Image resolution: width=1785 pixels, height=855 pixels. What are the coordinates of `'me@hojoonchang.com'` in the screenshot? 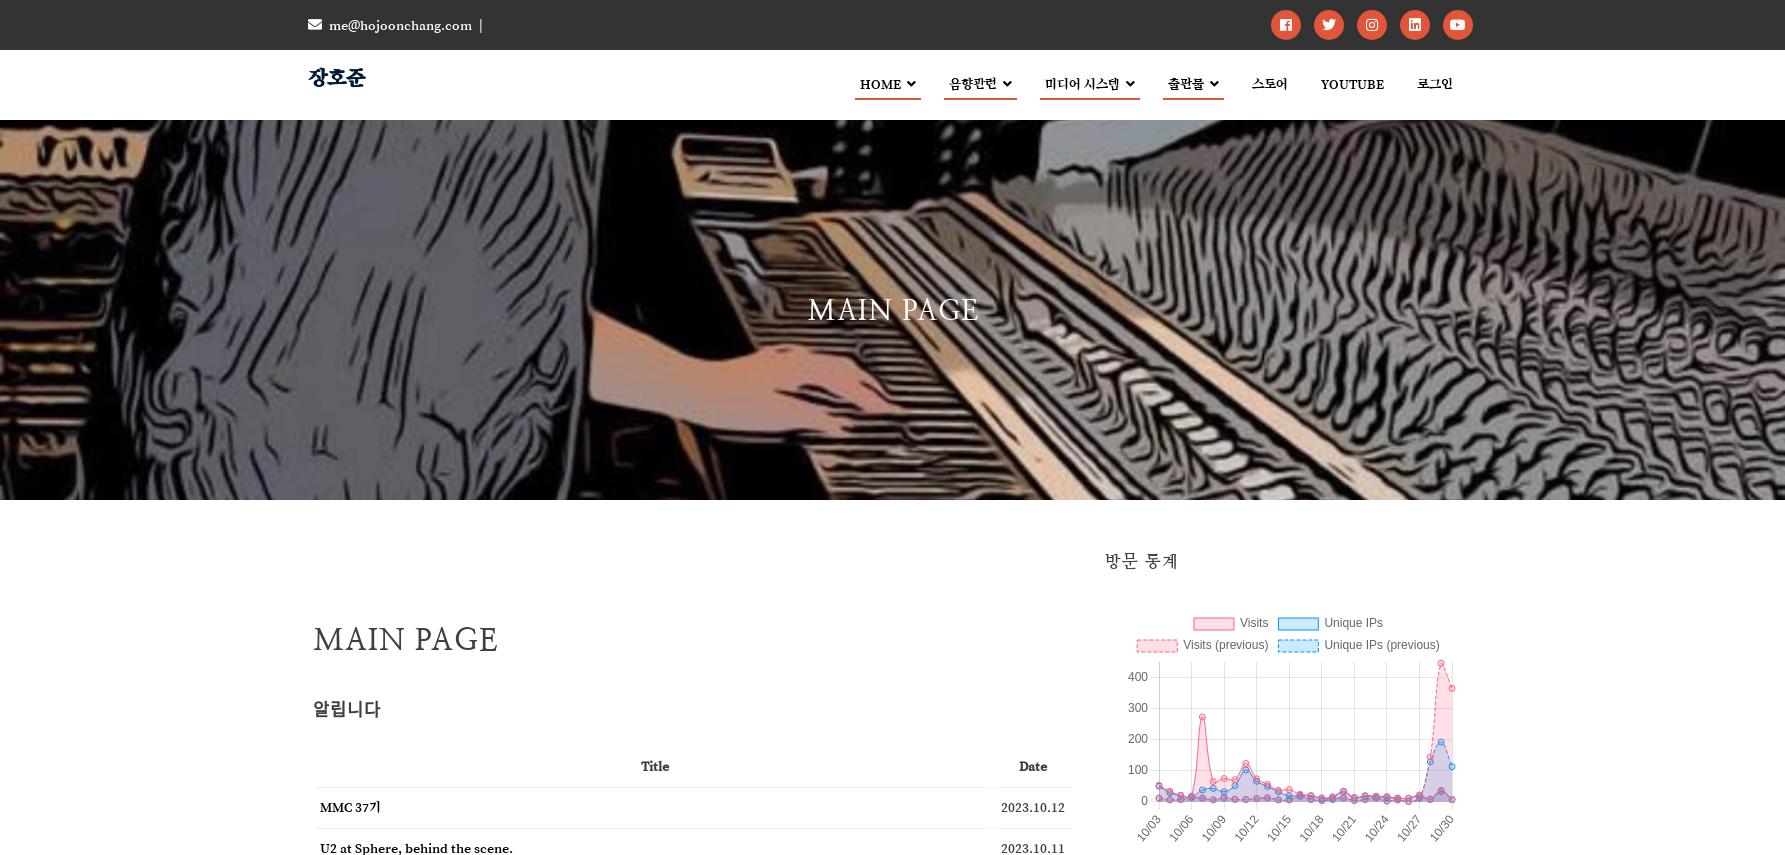 It's located at (398, 24).